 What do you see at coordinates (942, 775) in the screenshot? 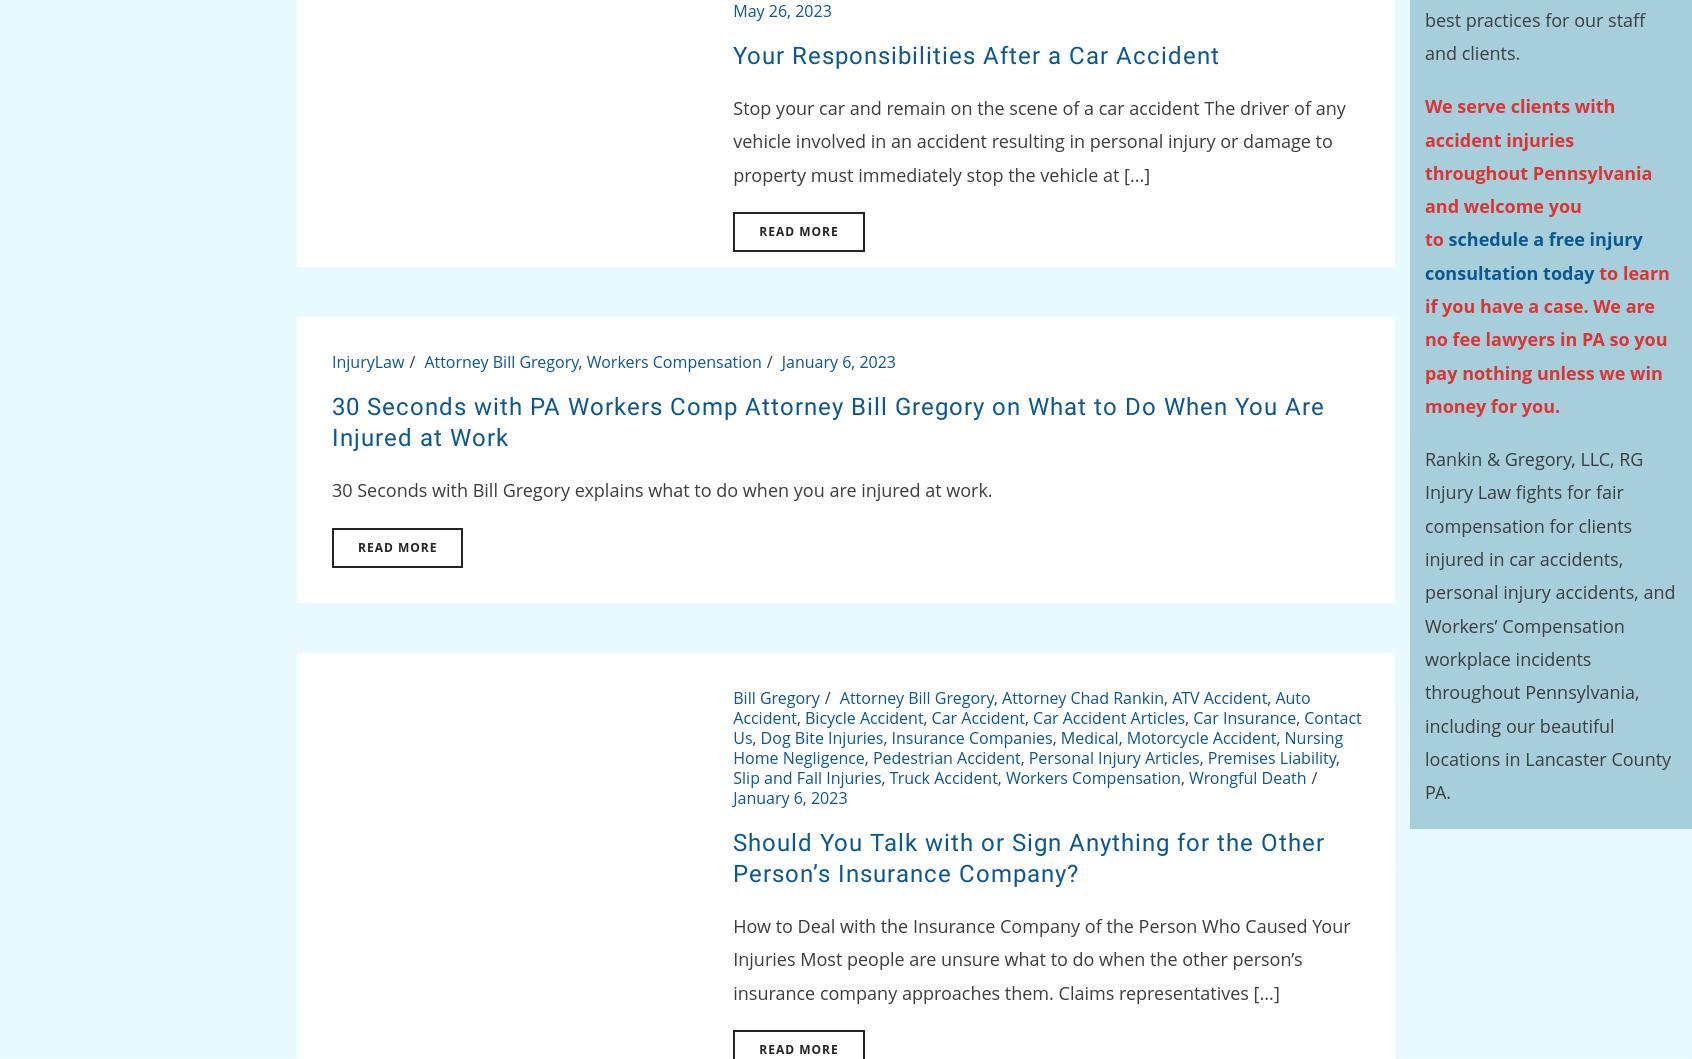
I see `'Truck Accident'` at bounding box center [942, 775].